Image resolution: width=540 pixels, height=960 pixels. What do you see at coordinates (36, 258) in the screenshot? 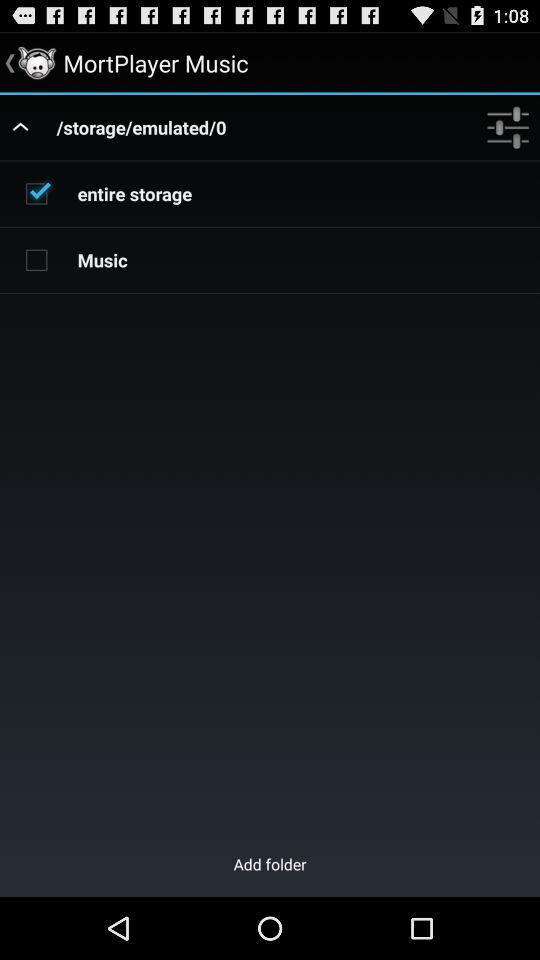
I see `check music category` at bounding box center [36, 258].